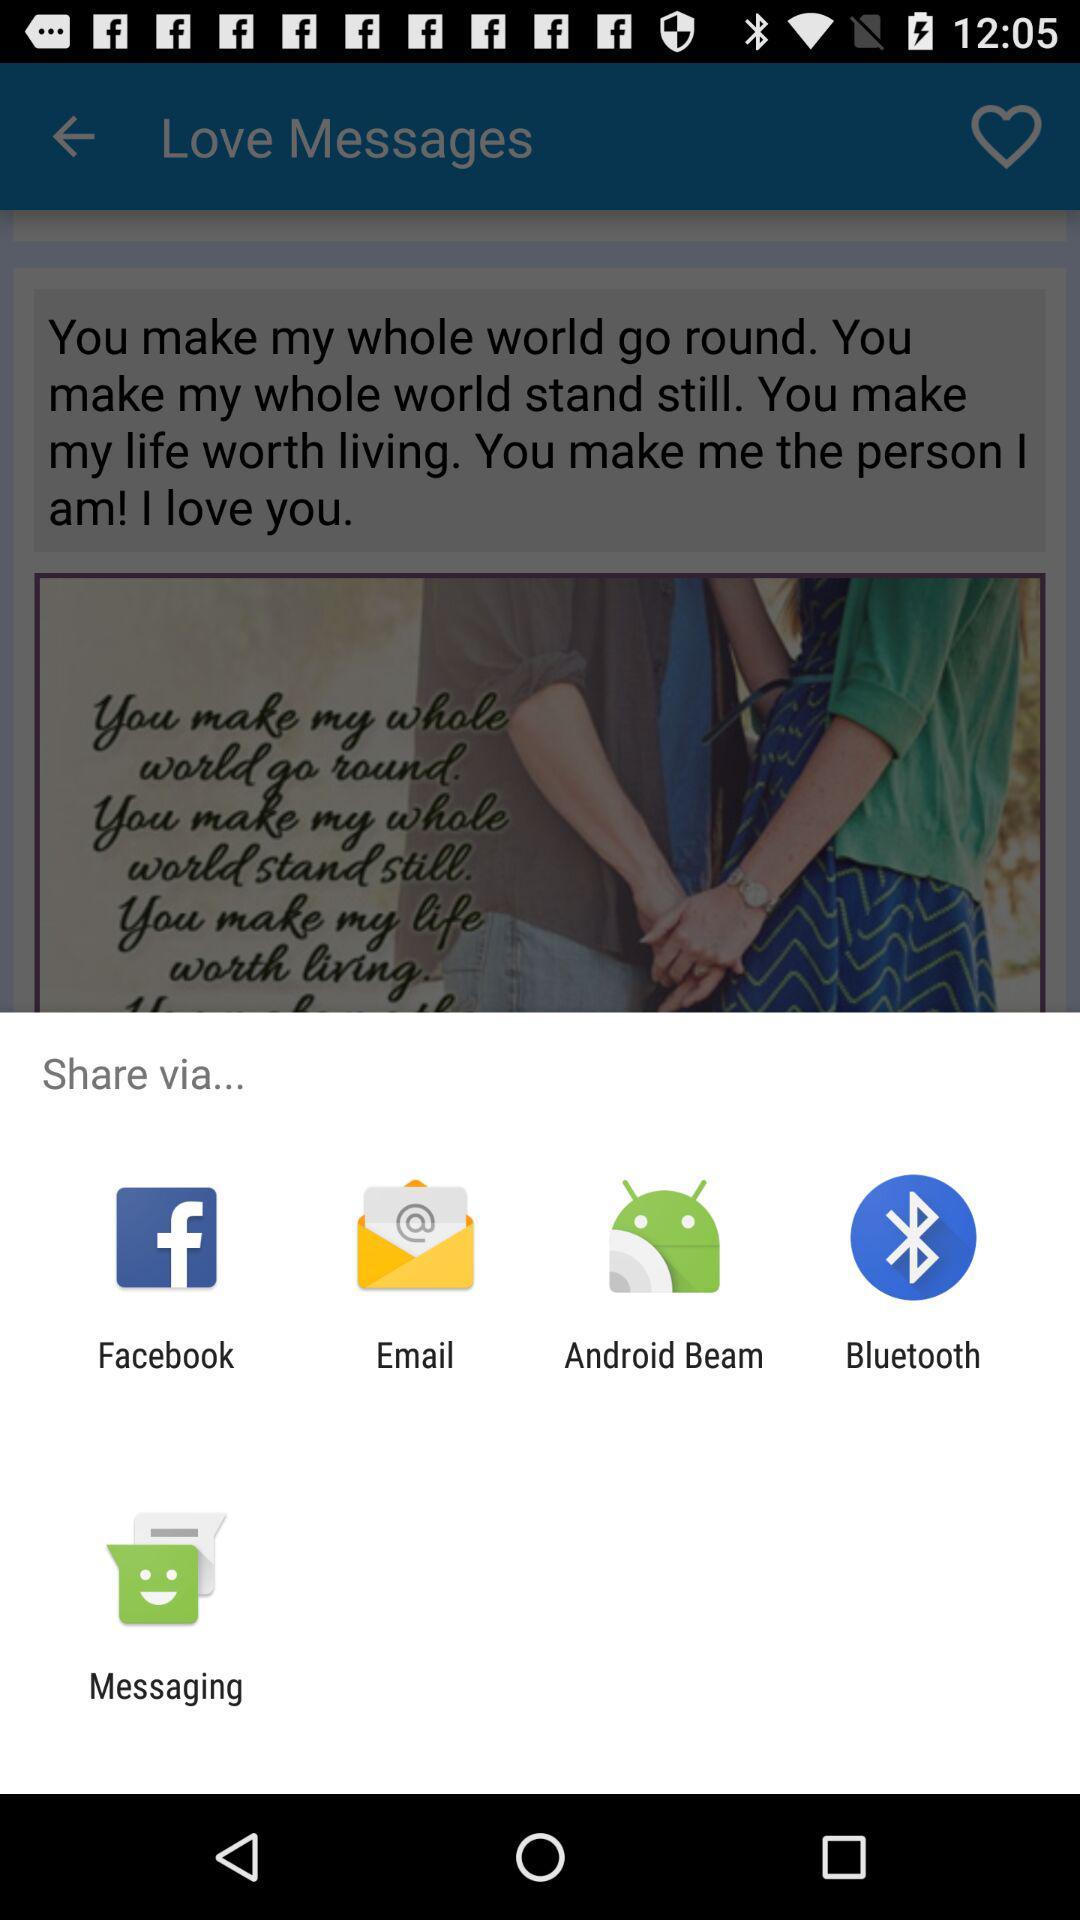  I want to click on the android beam icon, so click(664, 1374).